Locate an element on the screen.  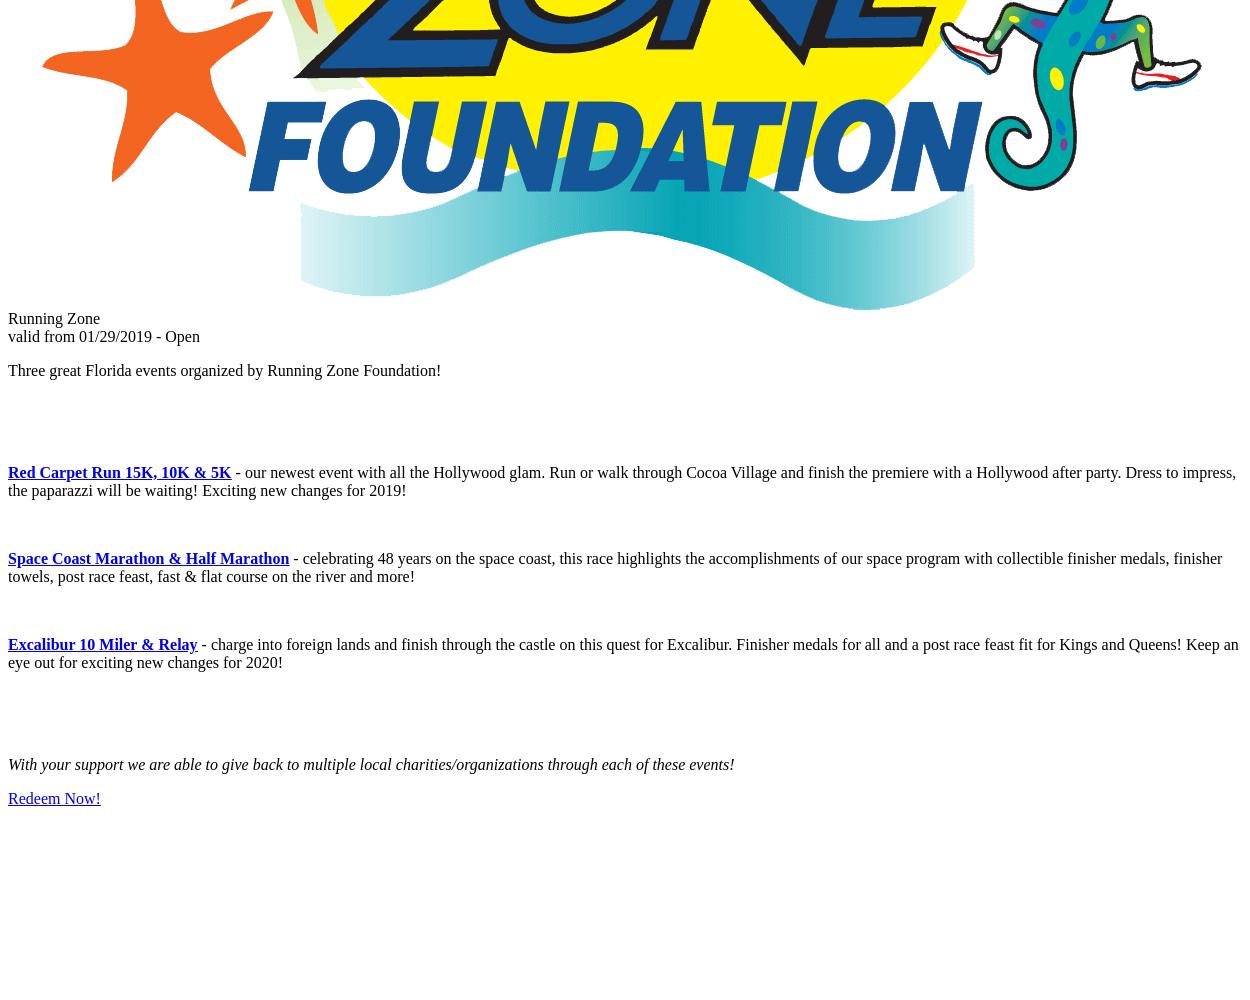
'valid from 01/29/2019 - Open' is located at coordinates (102, 335).